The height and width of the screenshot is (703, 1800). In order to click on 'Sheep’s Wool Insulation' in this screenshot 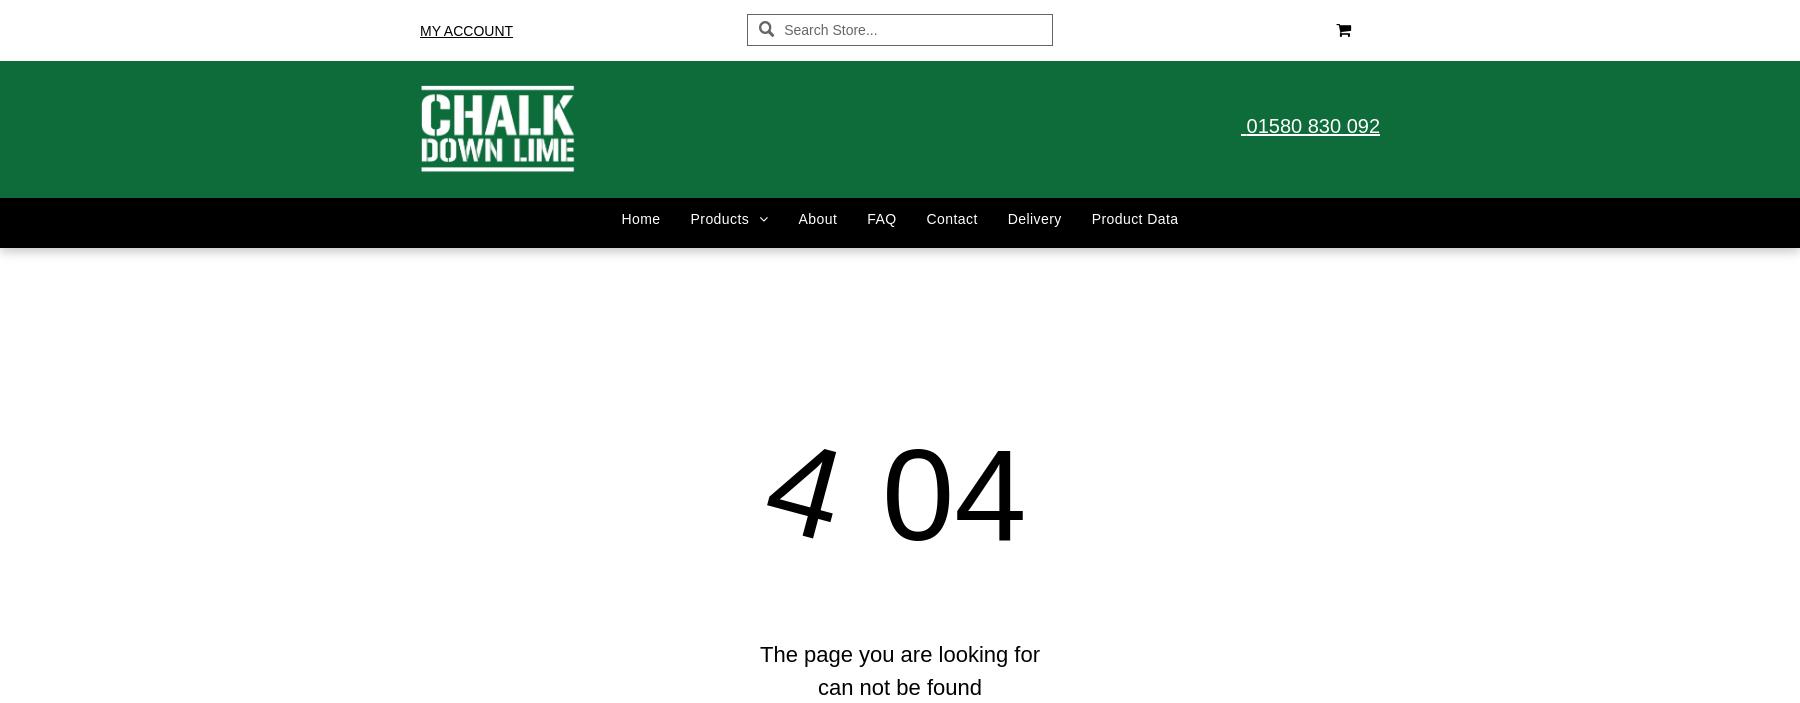, I will do `click(704, 678)`.